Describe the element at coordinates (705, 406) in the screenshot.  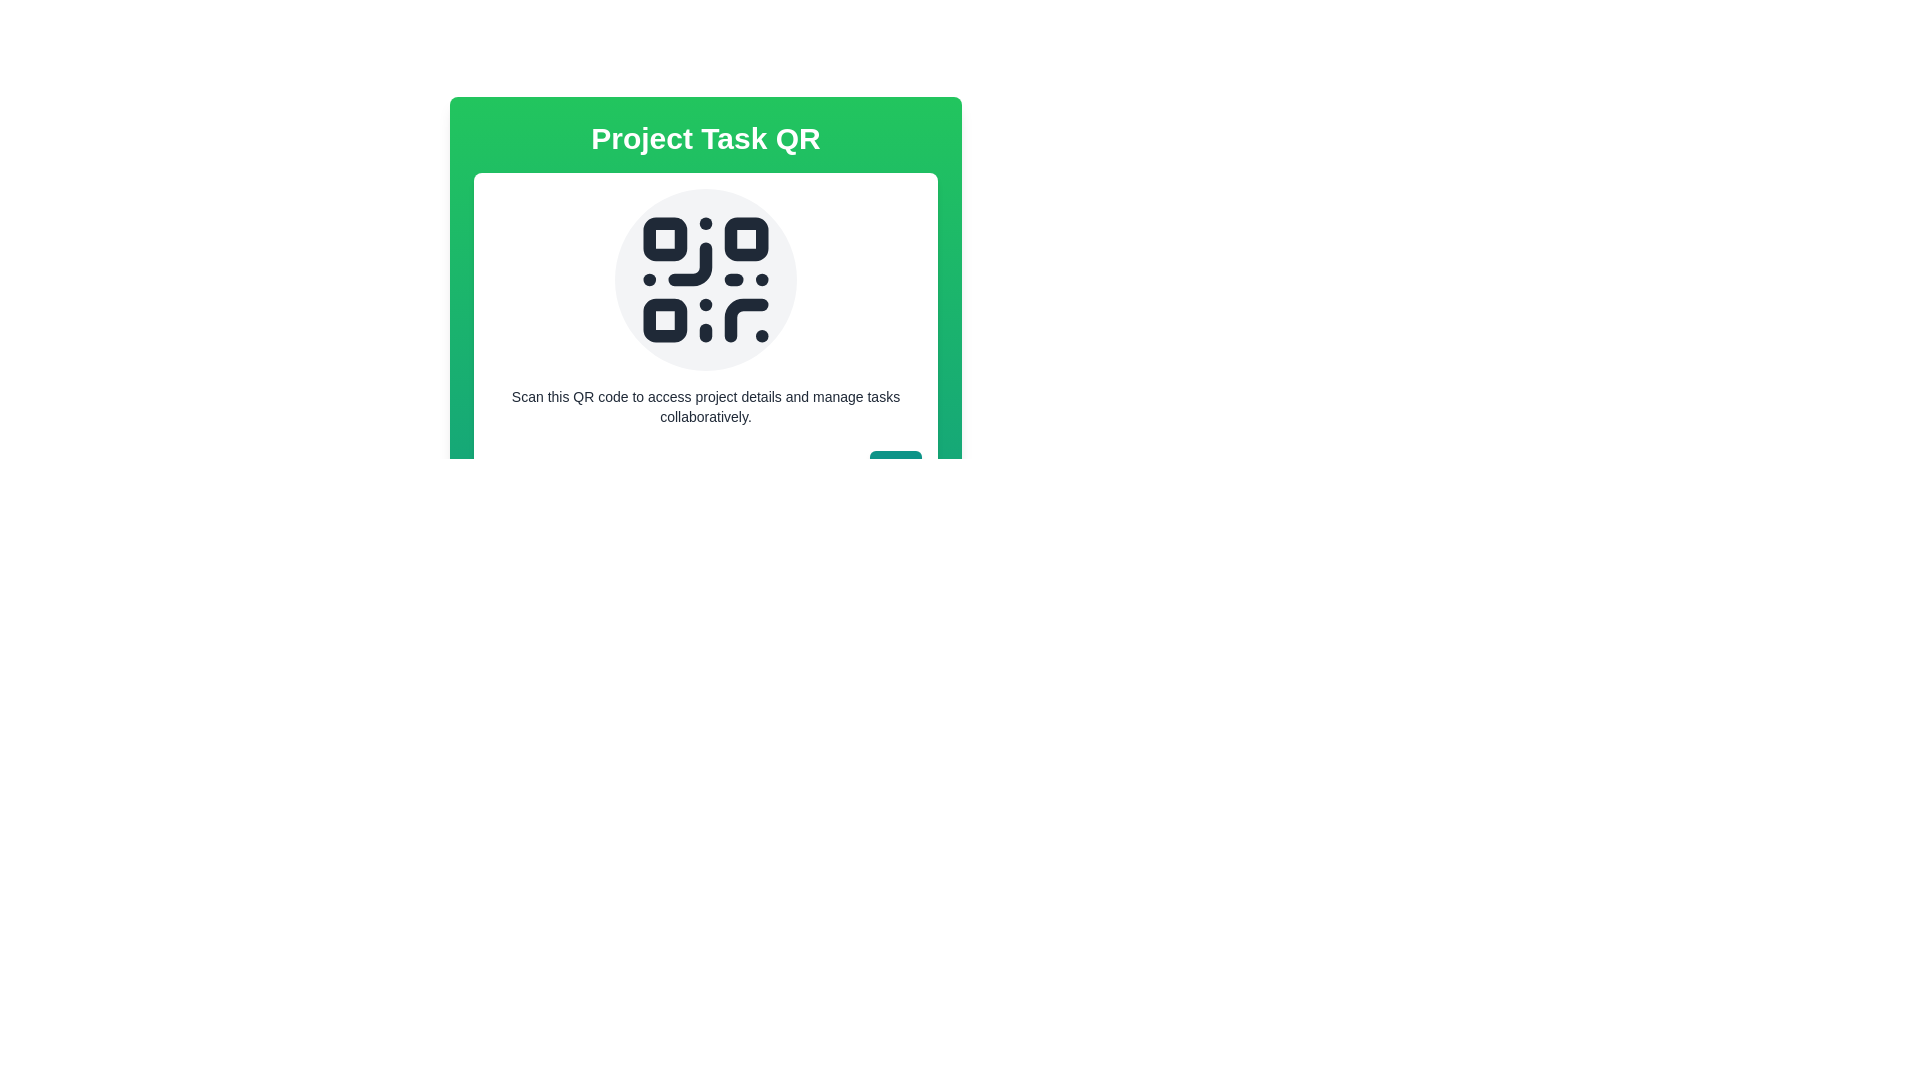
I see `the text block that instructs the user to scan the QR code for project-related details, located beneath the QR code graphic in the center section of the card` at that location.